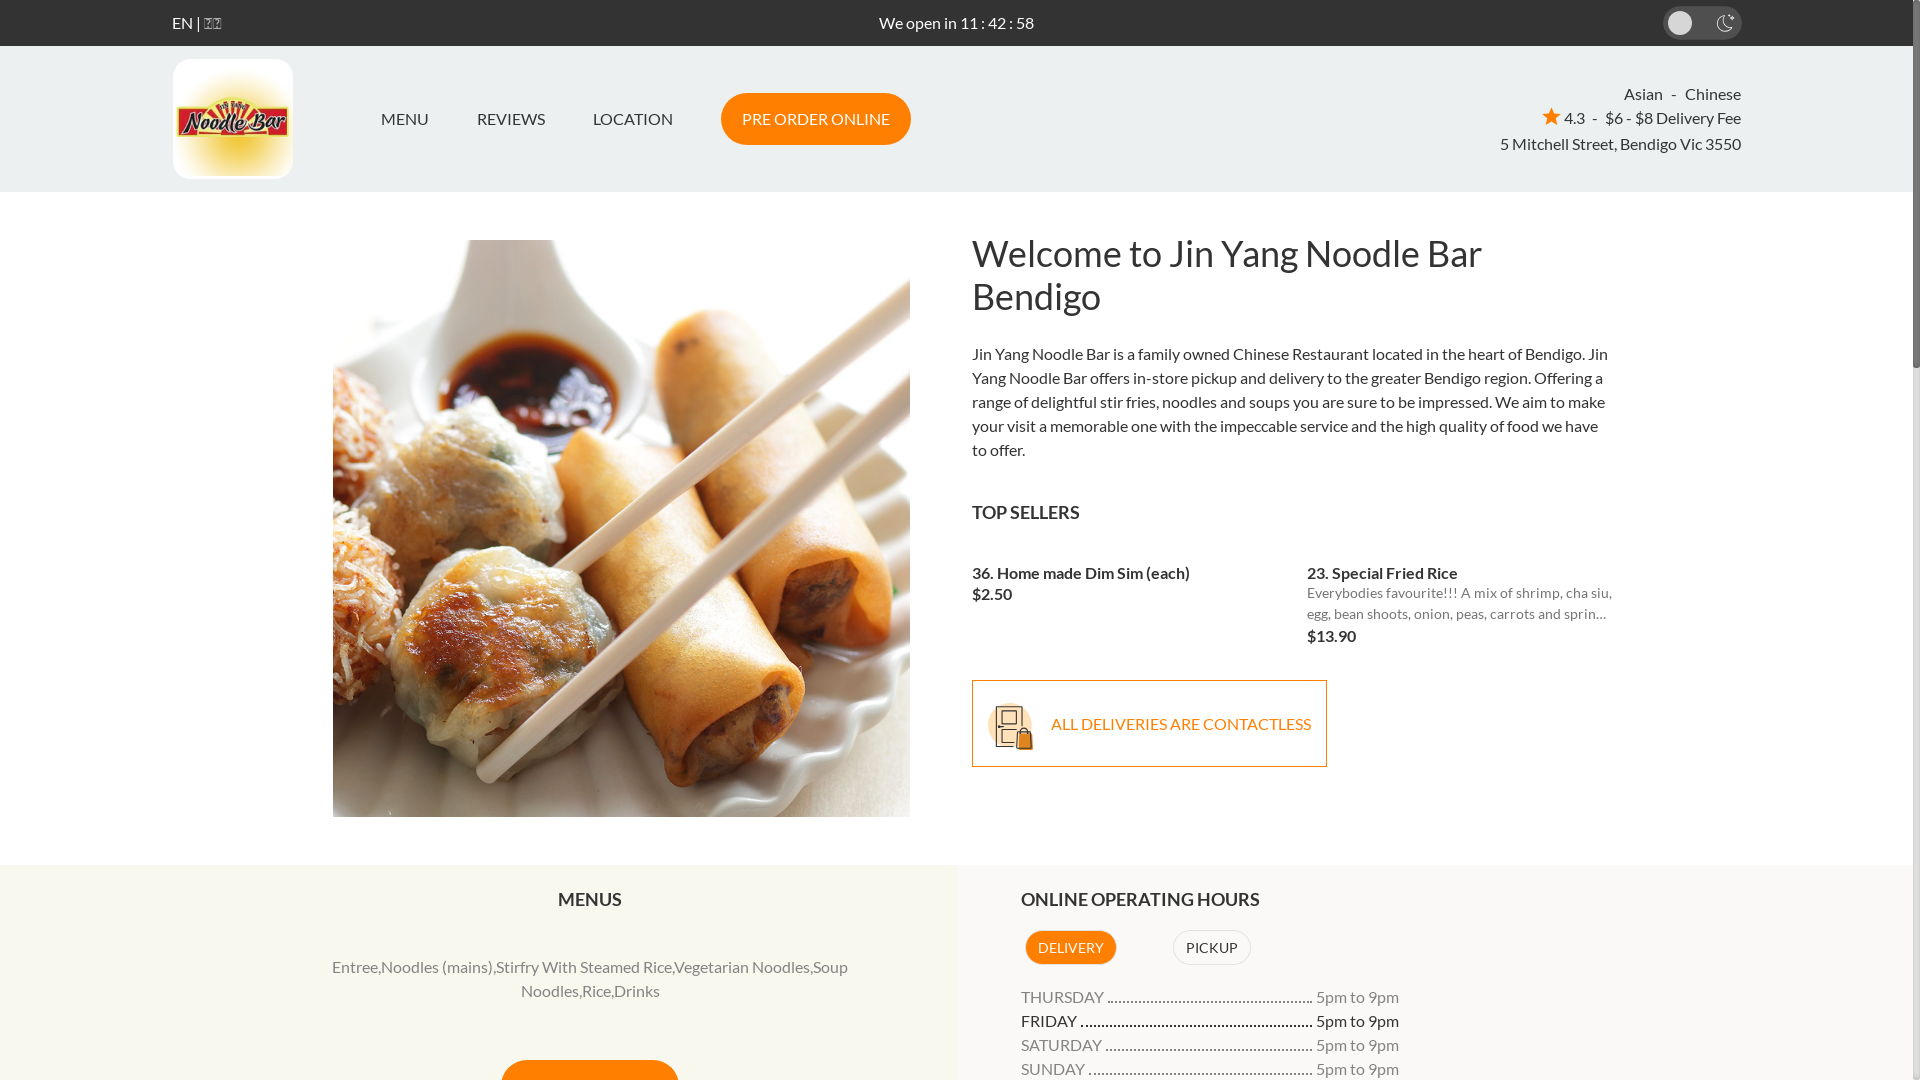  Describe the element at coordinates (1209, 946) in the screenshot. I see `'PICKUP'` at that location.